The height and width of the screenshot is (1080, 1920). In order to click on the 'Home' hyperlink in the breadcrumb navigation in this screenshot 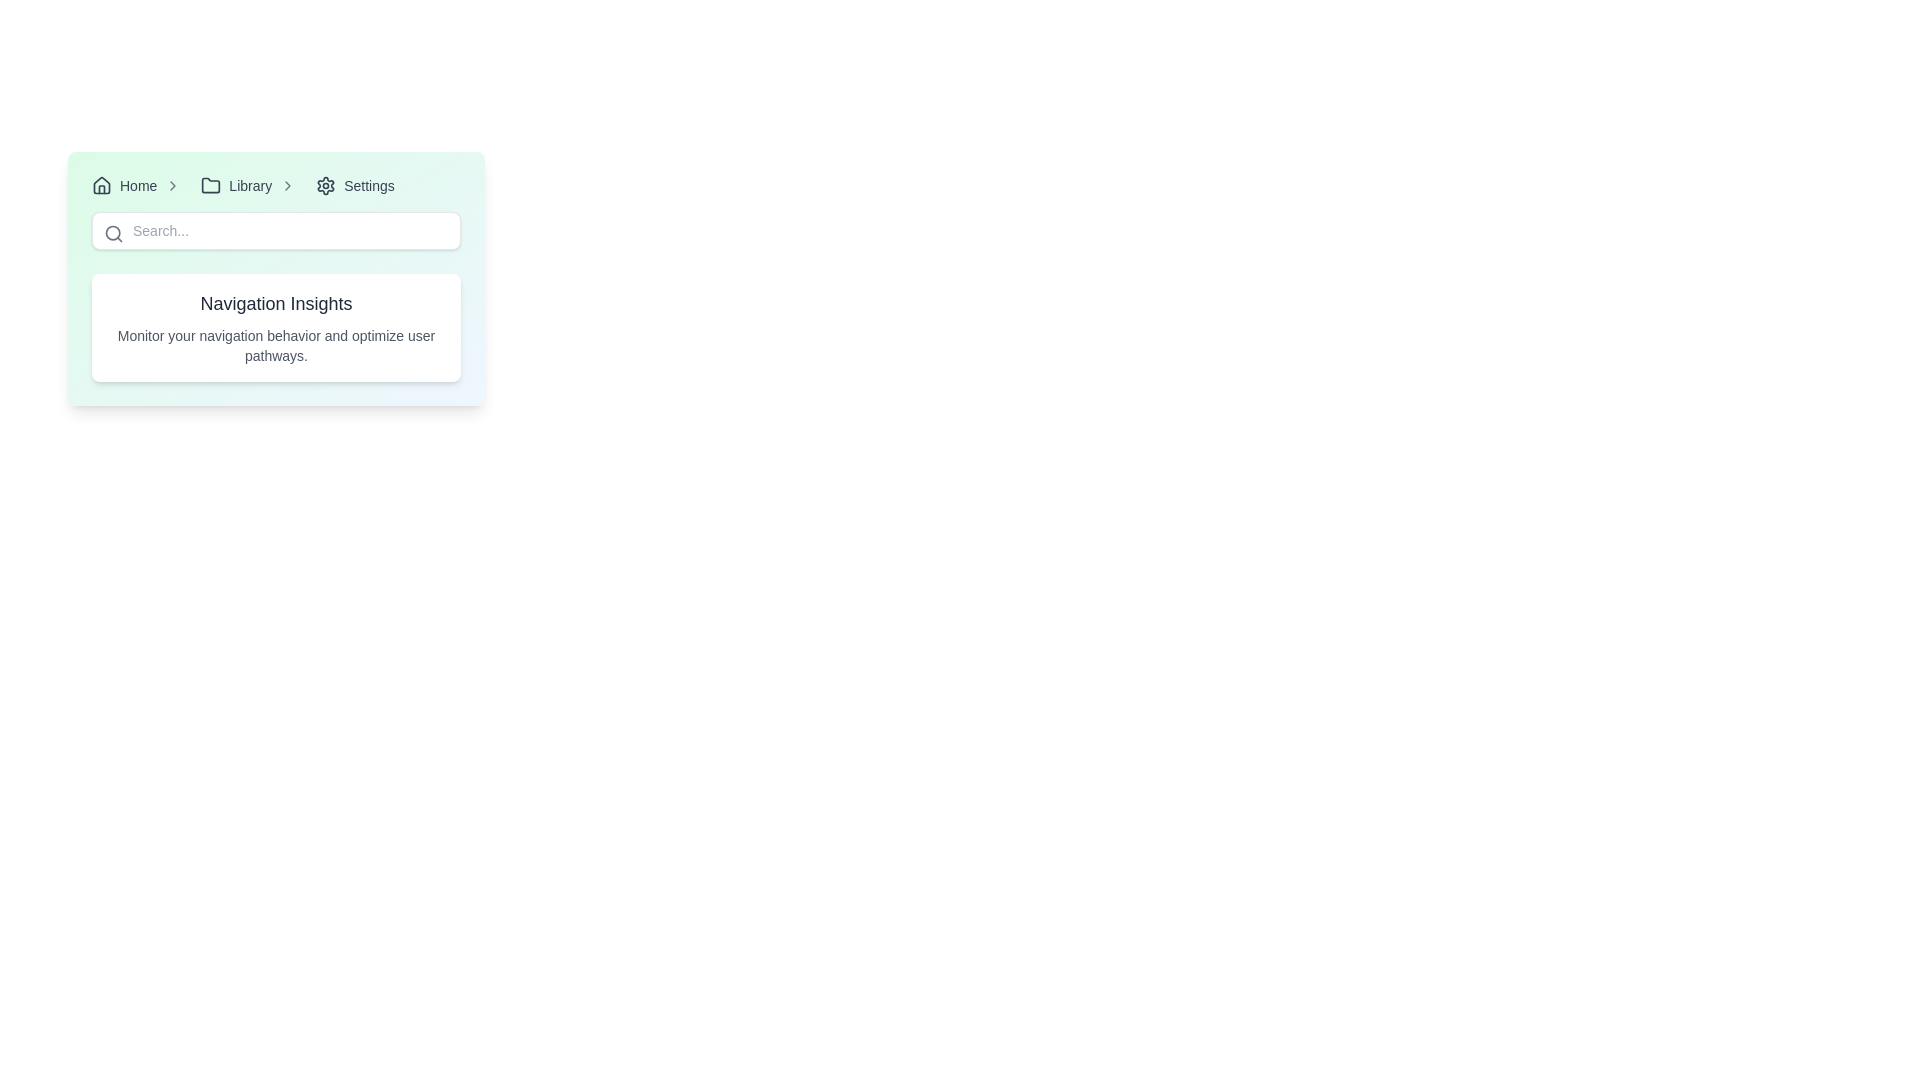, I will do `click(123, 185)`.